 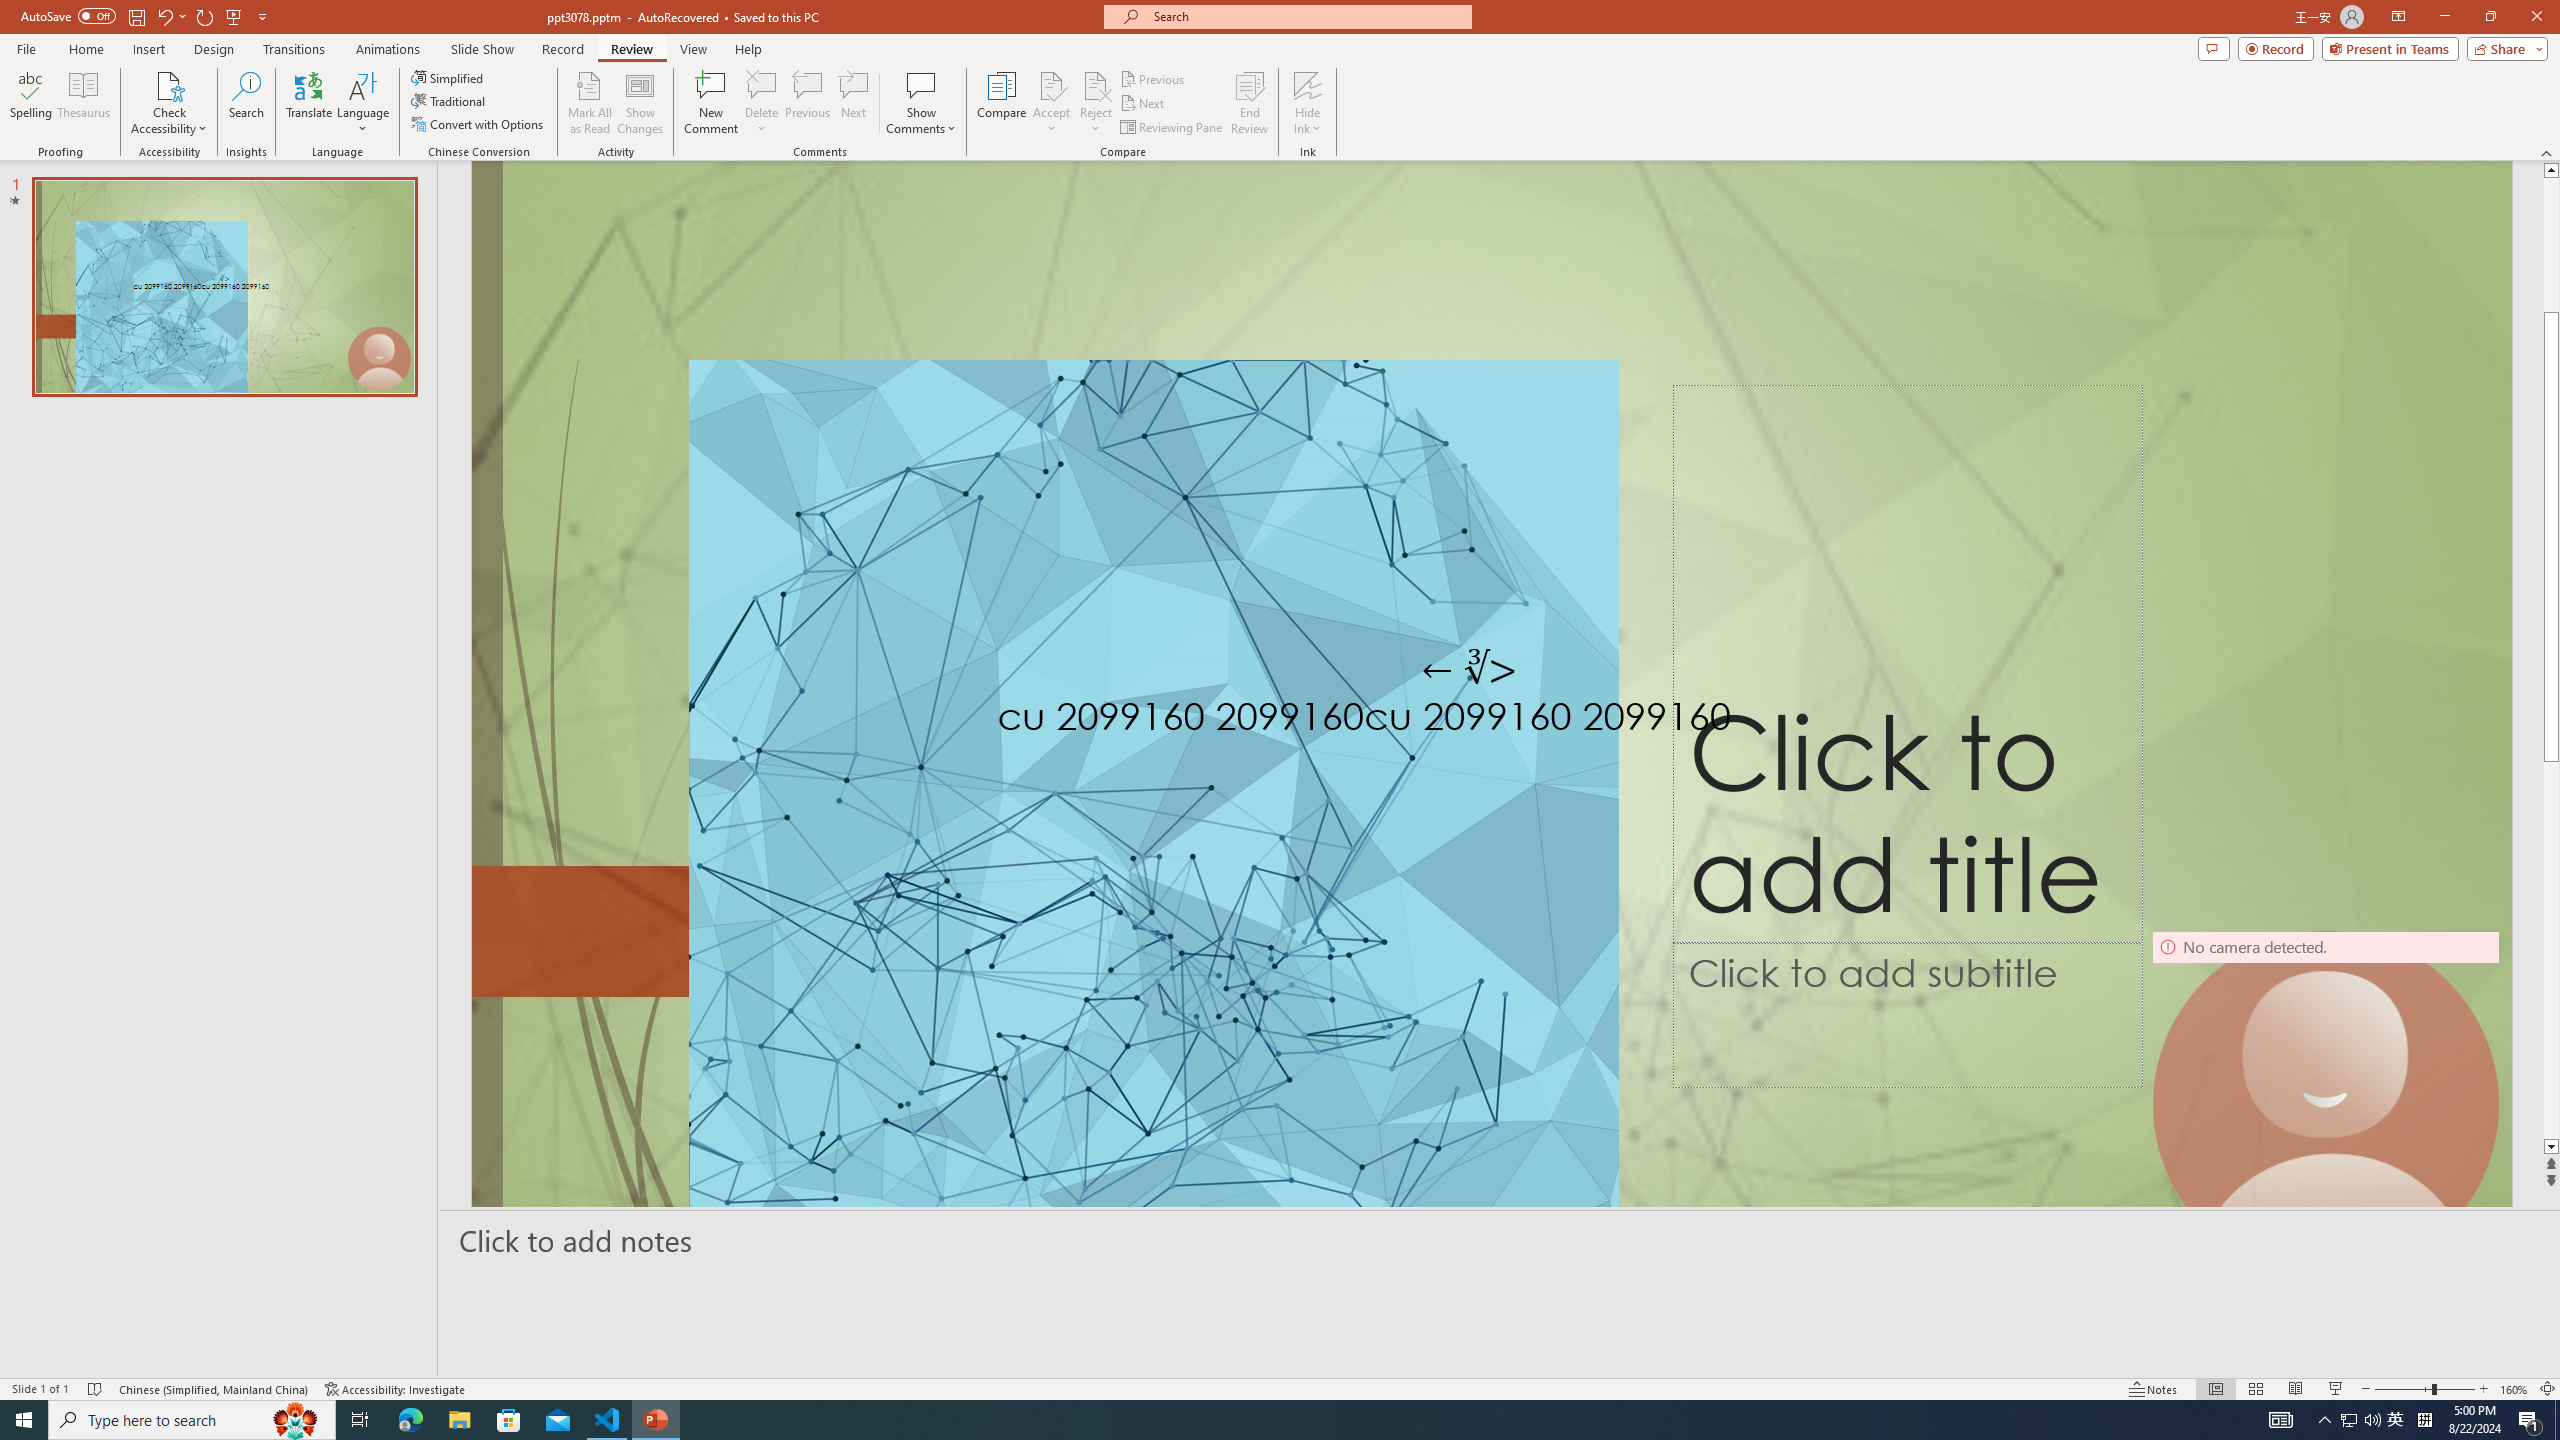 What do you see at coordinates (82, 103) in the screenshot?
I see `'Thesaurus...'` at bounding box center [82, 103].